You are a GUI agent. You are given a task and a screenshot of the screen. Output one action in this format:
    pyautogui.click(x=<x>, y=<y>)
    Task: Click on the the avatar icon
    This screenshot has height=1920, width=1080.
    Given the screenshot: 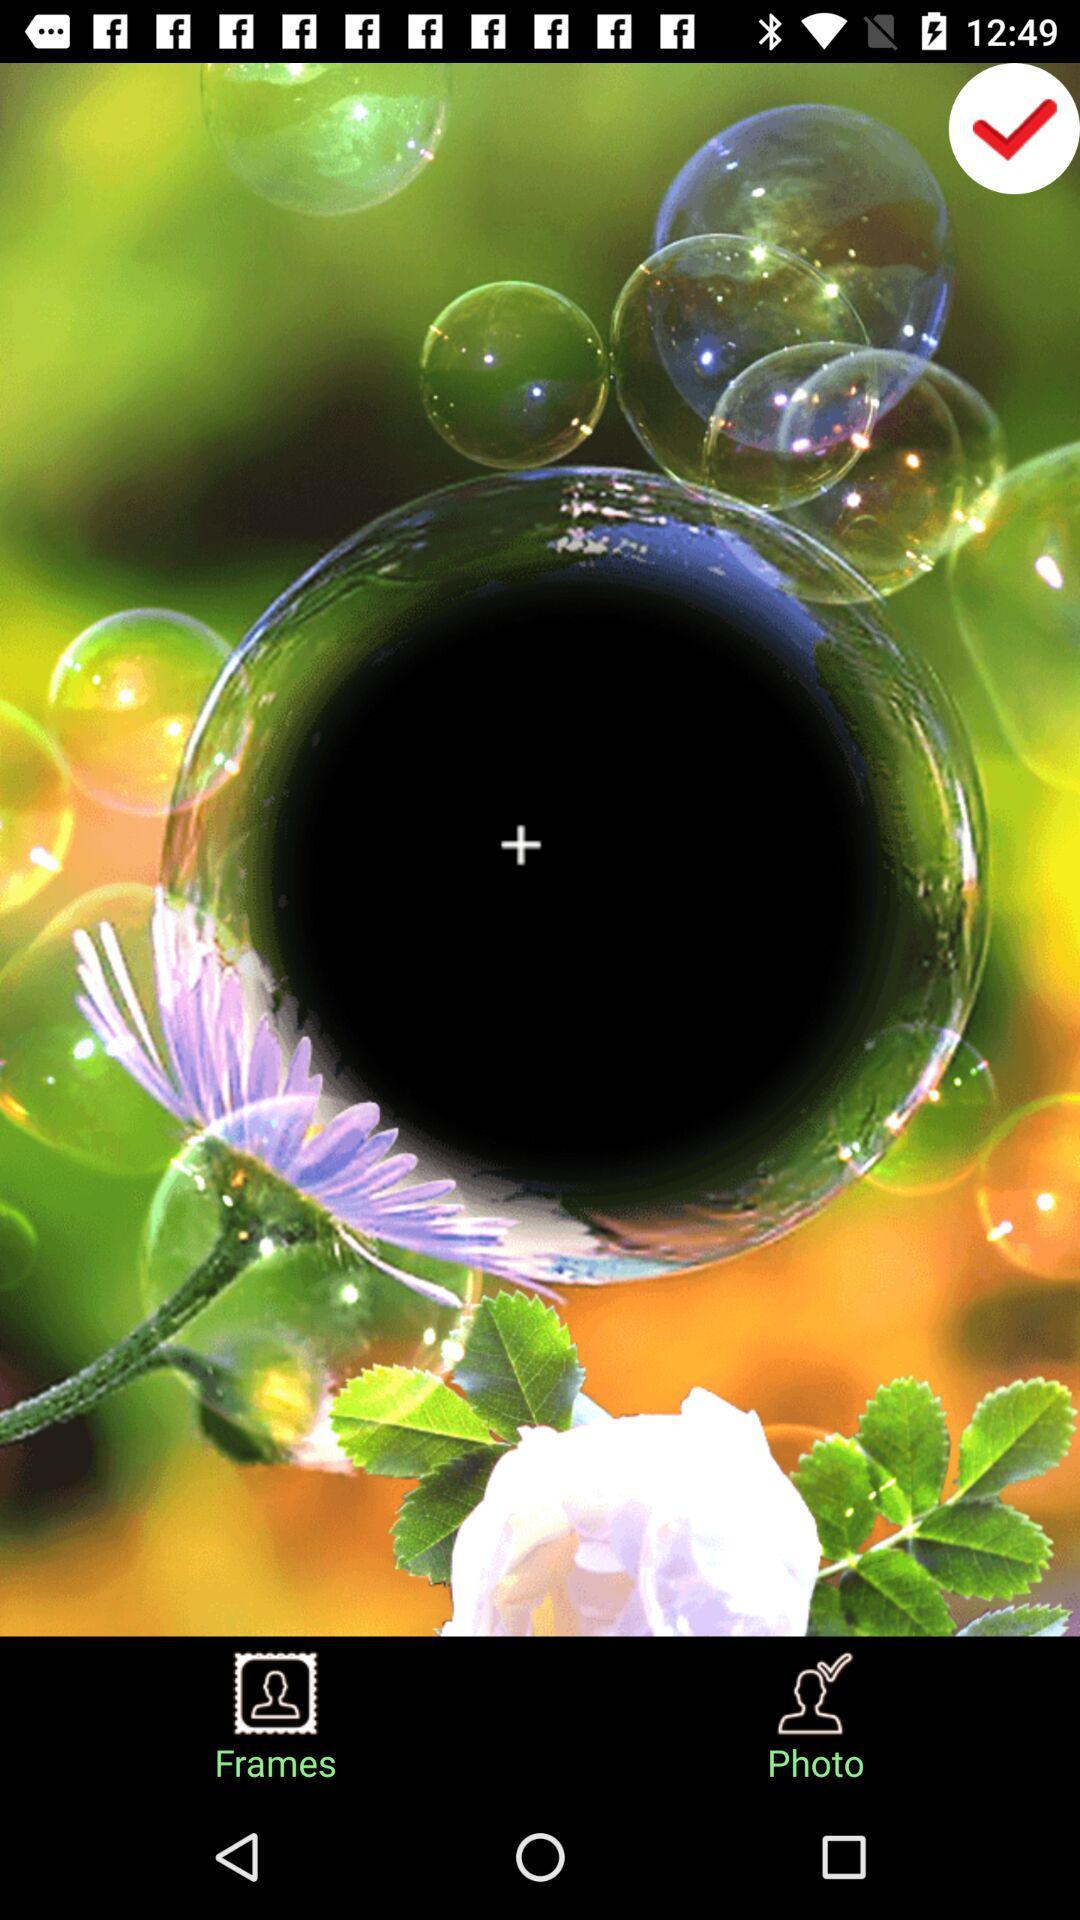 What is the action you would take?
    pyautogui.click(x=275, y=1692)
    